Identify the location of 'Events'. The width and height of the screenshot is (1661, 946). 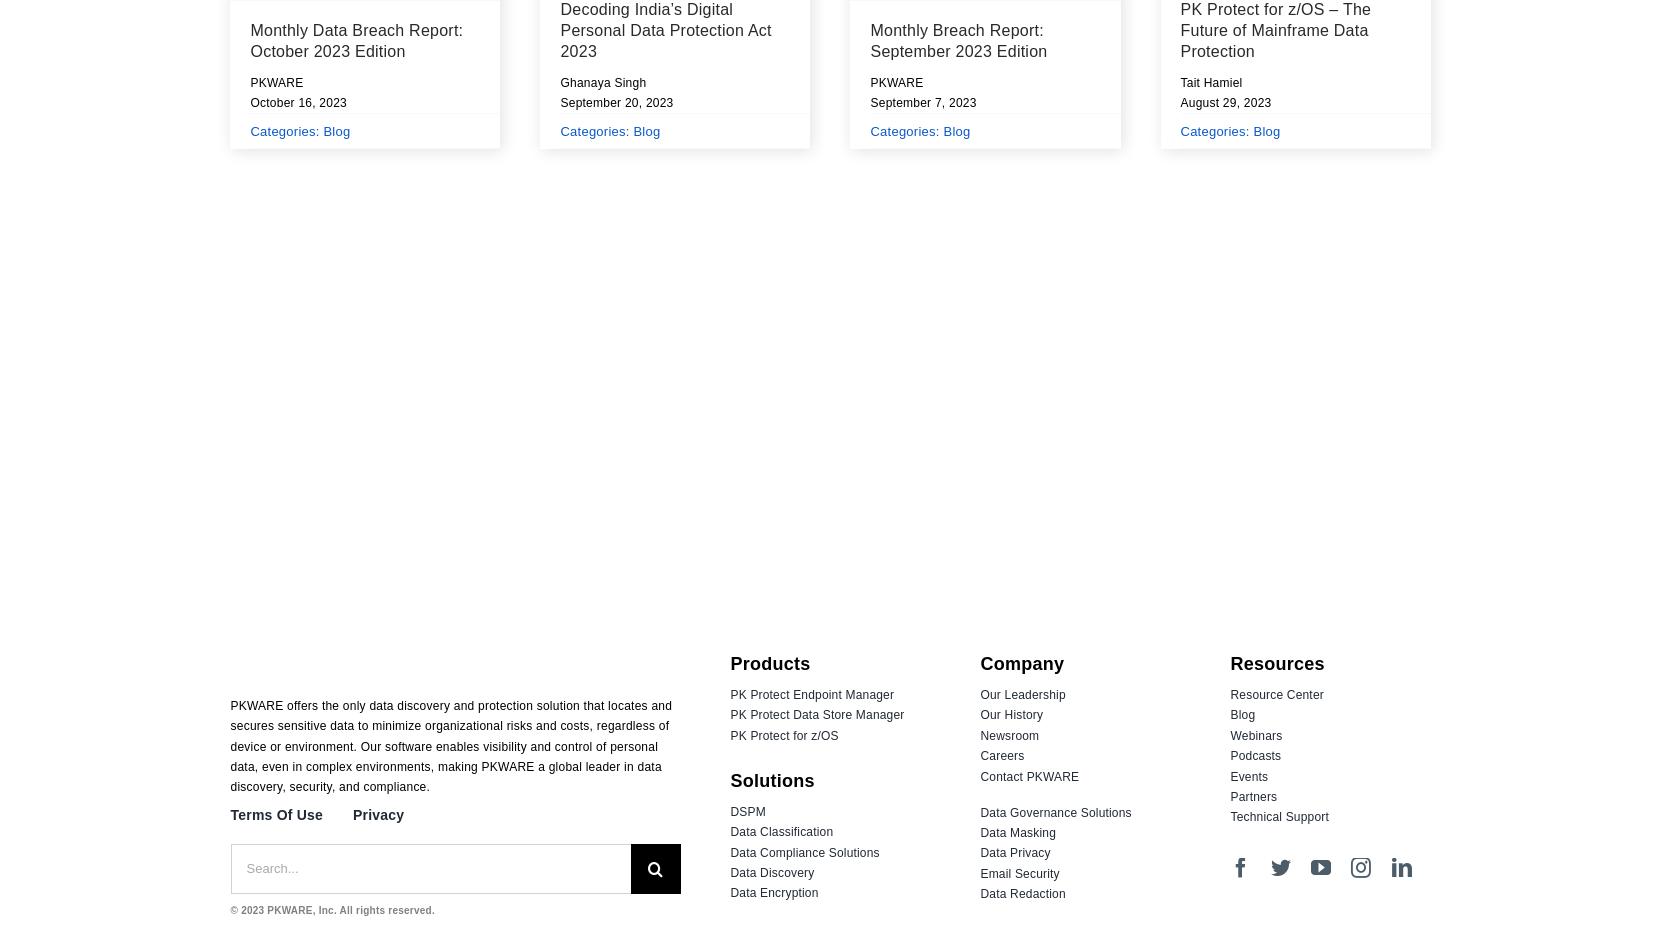
(1249, 775).